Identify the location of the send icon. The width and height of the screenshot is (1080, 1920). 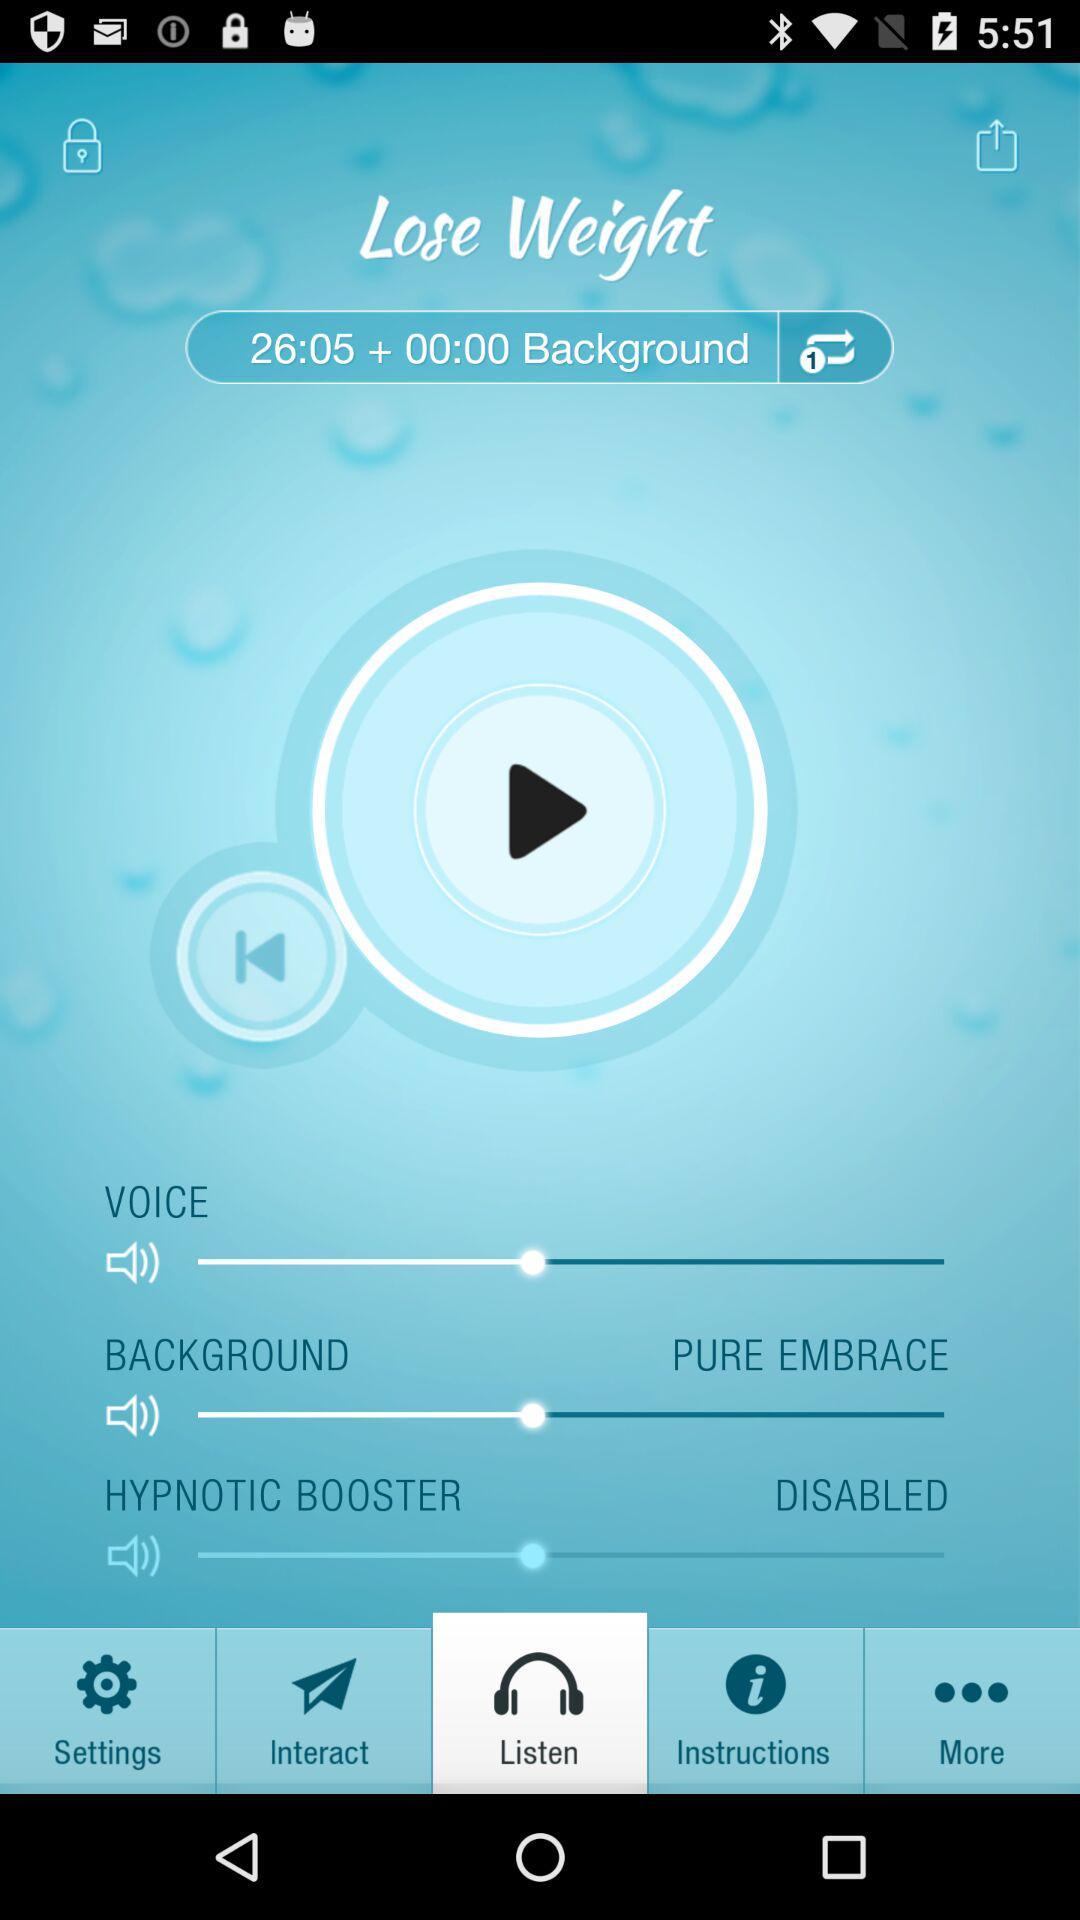
(323, 1821).